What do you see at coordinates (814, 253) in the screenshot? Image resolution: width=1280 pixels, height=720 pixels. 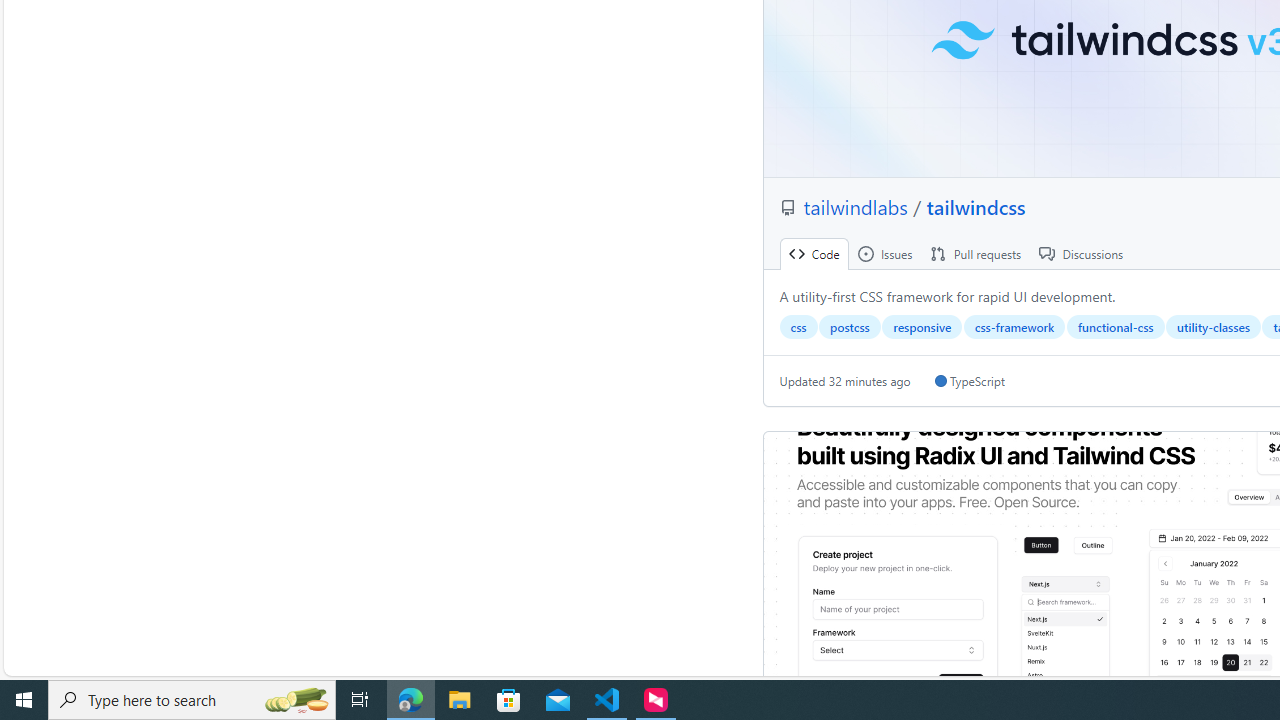 I see `' Code'` at bounding box center [814, 253].